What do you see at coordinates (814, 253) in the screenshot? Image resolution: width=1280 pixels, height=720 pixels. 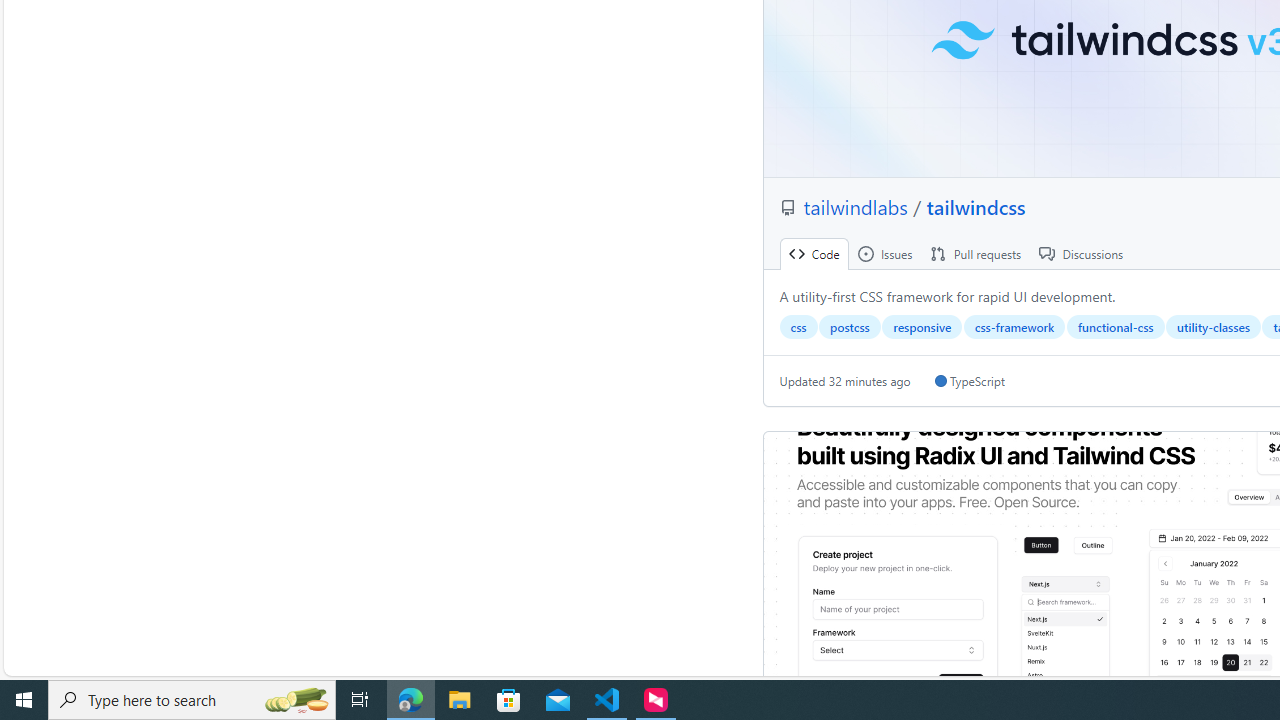 I see `' Code'` at bounding box center [814, 253].